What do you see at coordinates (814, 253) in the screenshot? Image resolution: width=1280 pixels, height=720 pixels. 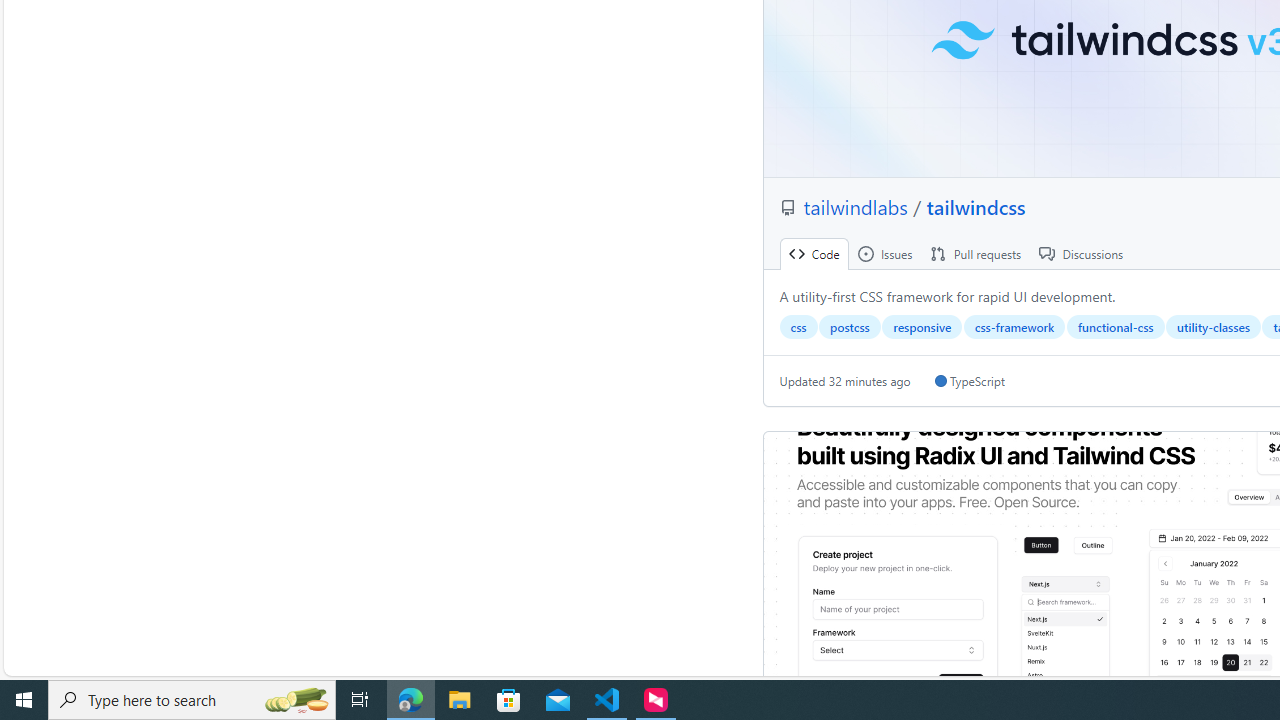 I see `' Code'` at bounding box center [814, 253].